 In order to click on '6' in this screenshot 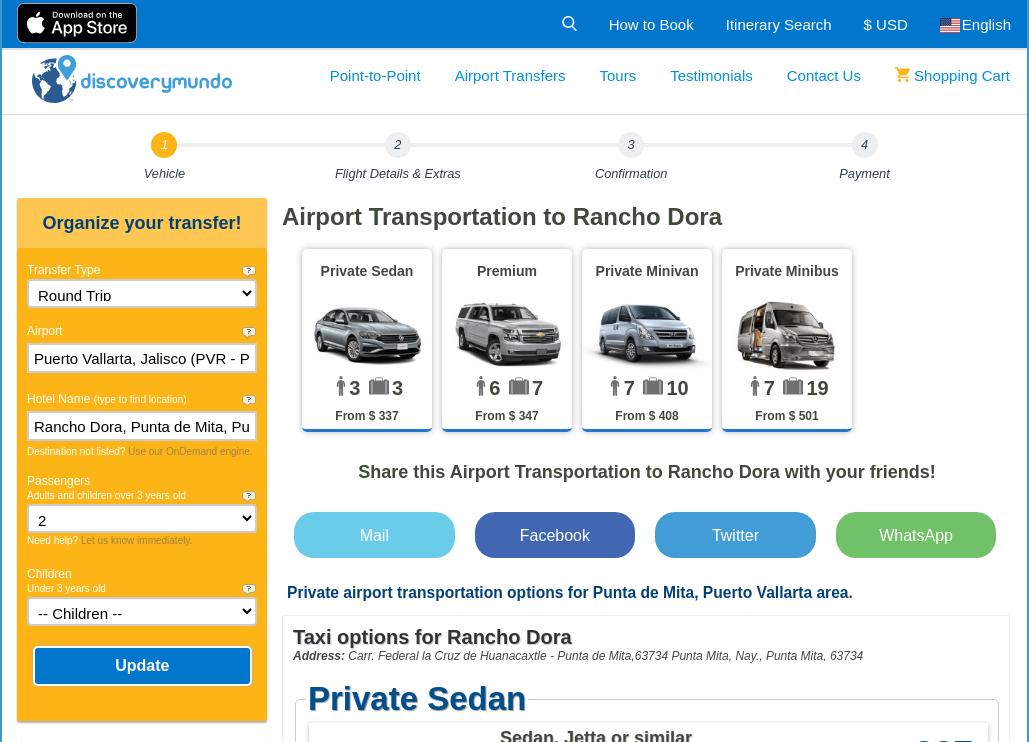, I will do `click(494, 386)`.